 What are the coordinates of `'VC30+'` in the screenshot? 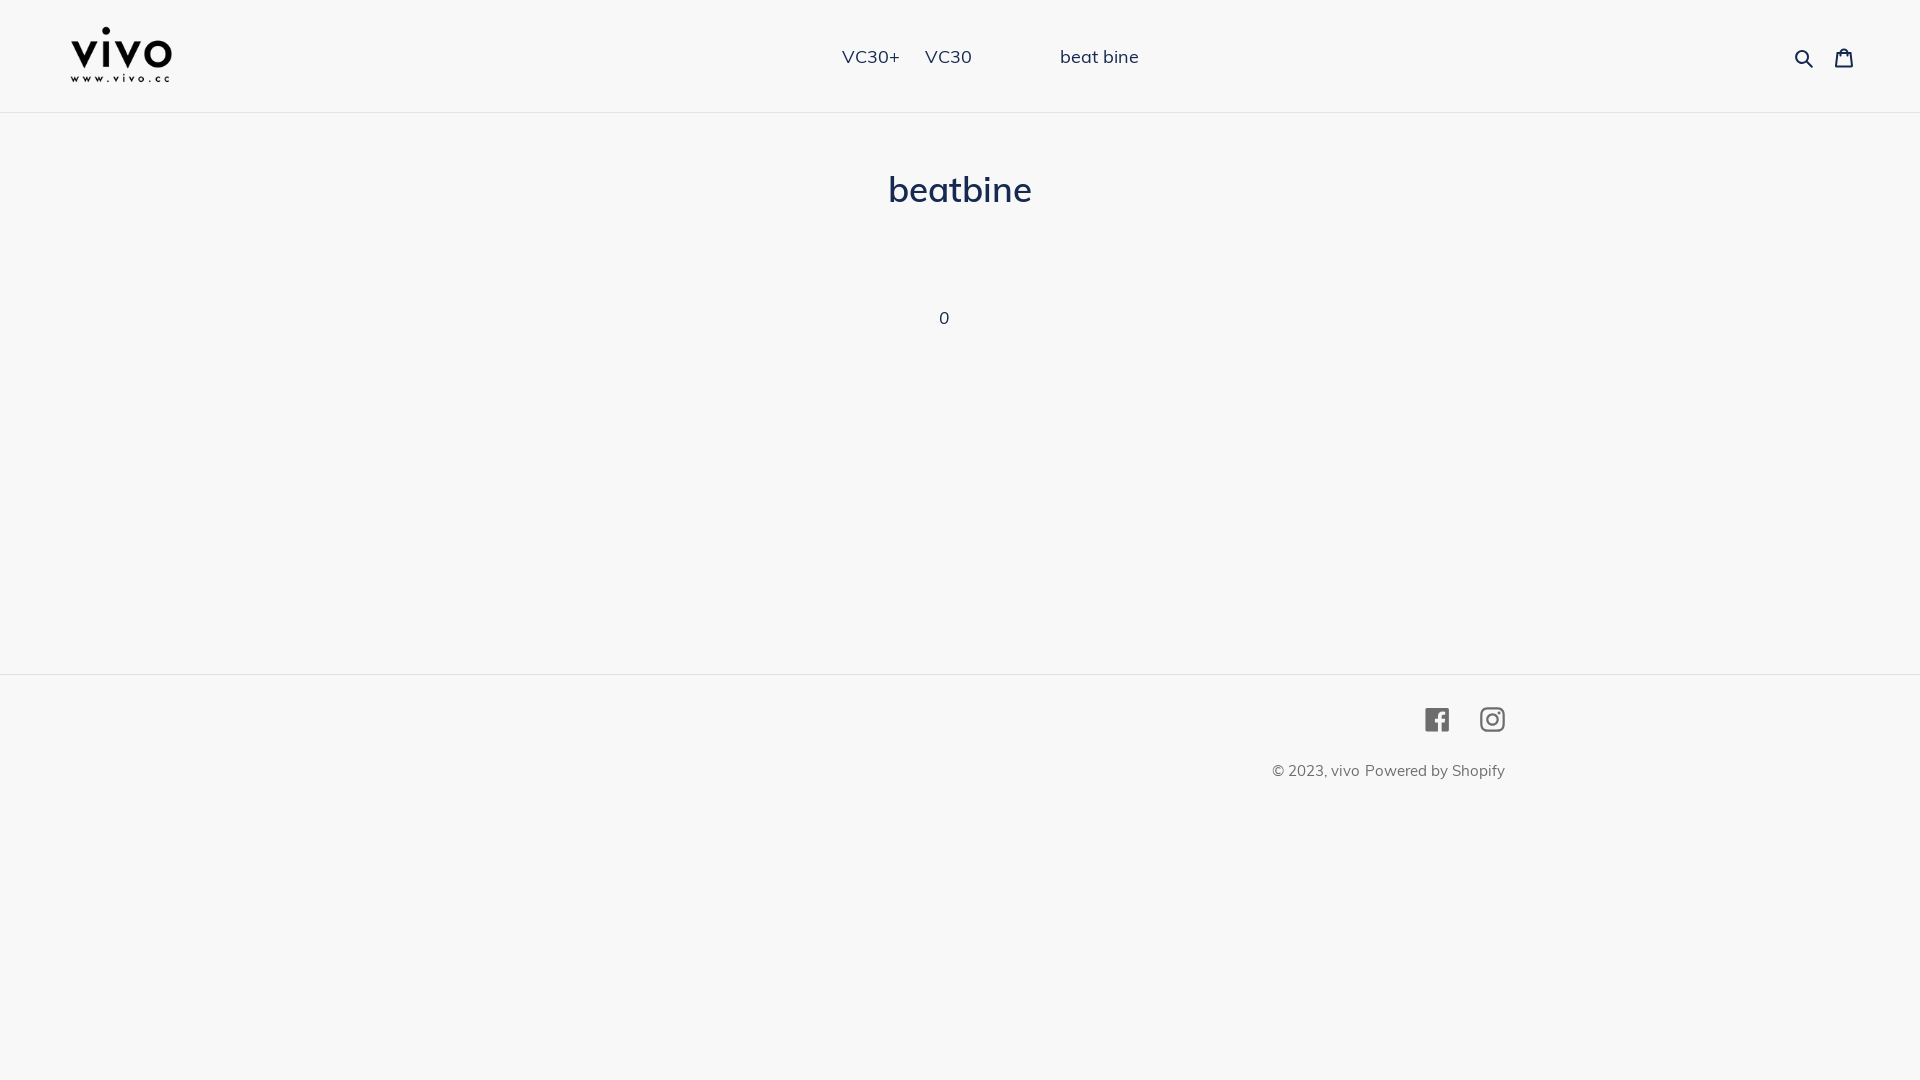 It's located at (870, 55).